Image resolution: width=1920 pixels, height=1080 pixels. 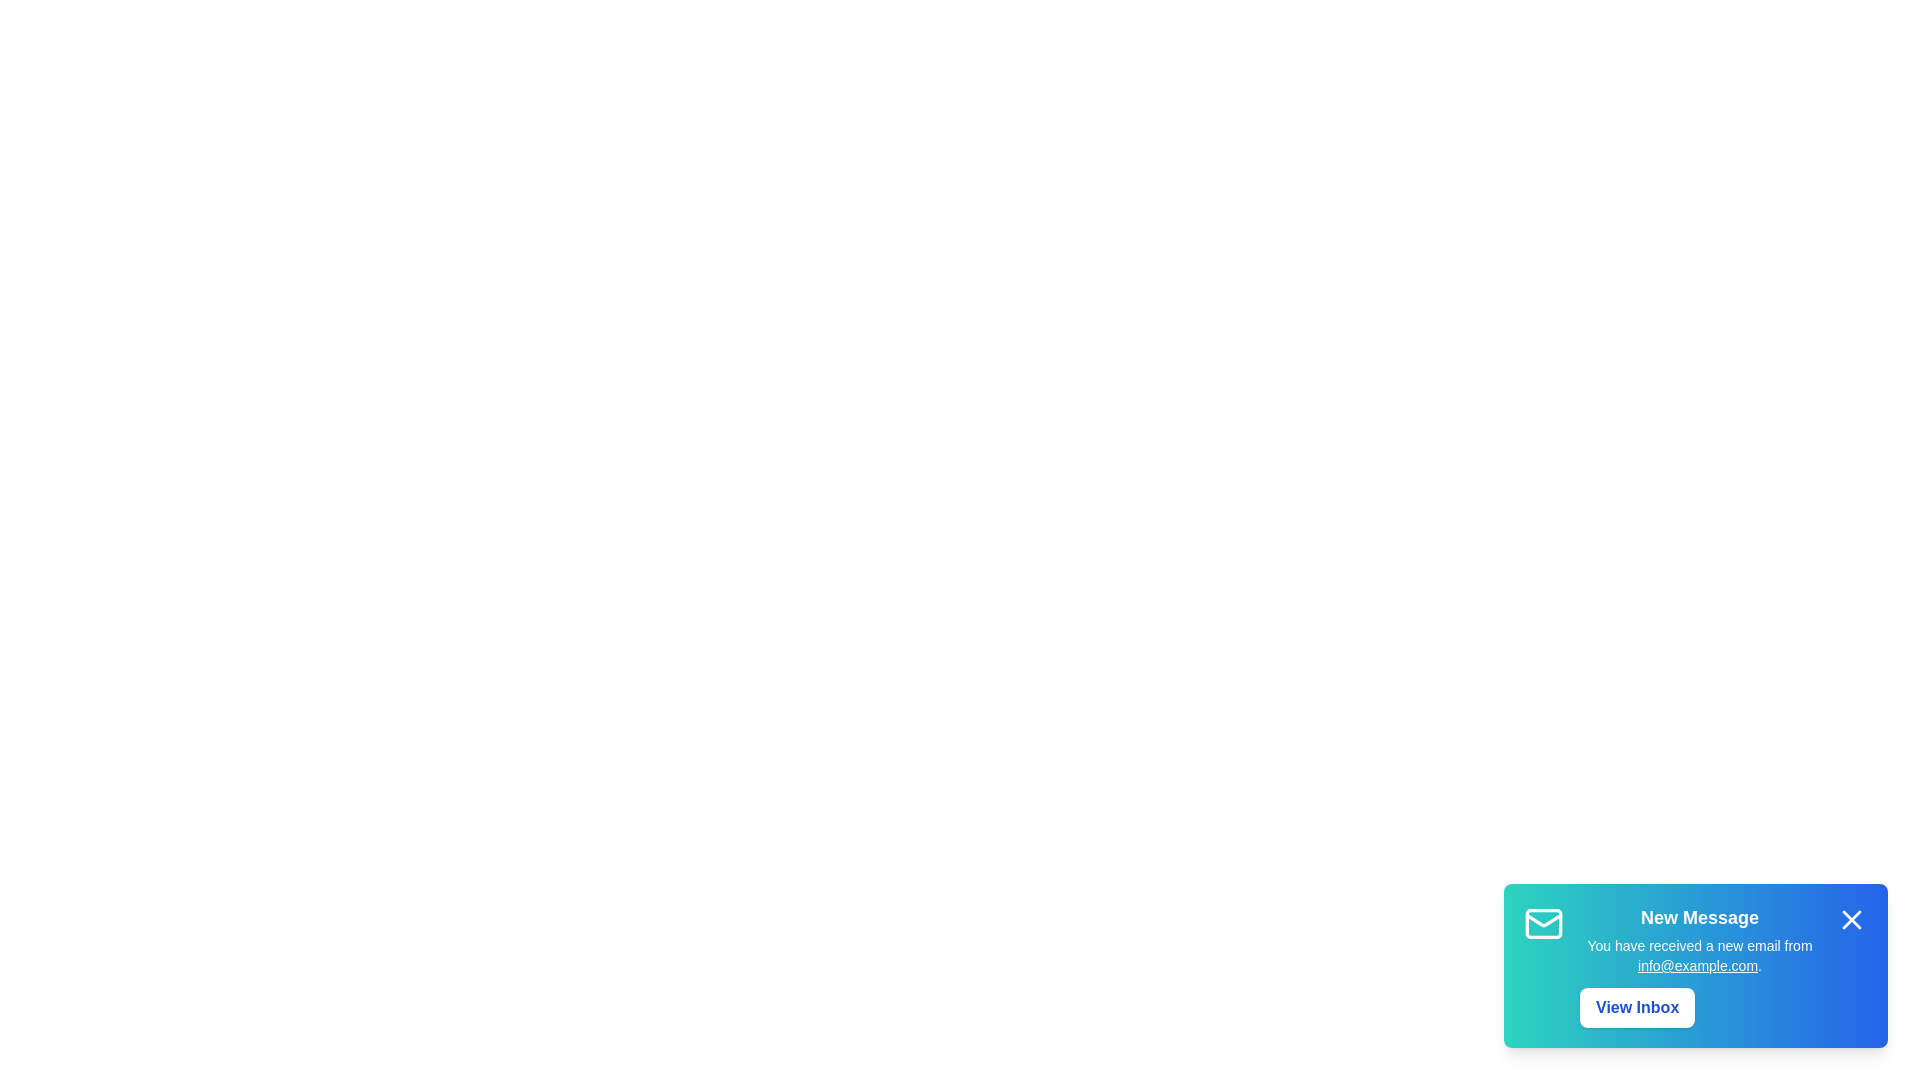 What do you see at coordinates (1851, 920) in the screenshot?
I see `the close button to dismiss the notification` at bounding box center [1851, 920].